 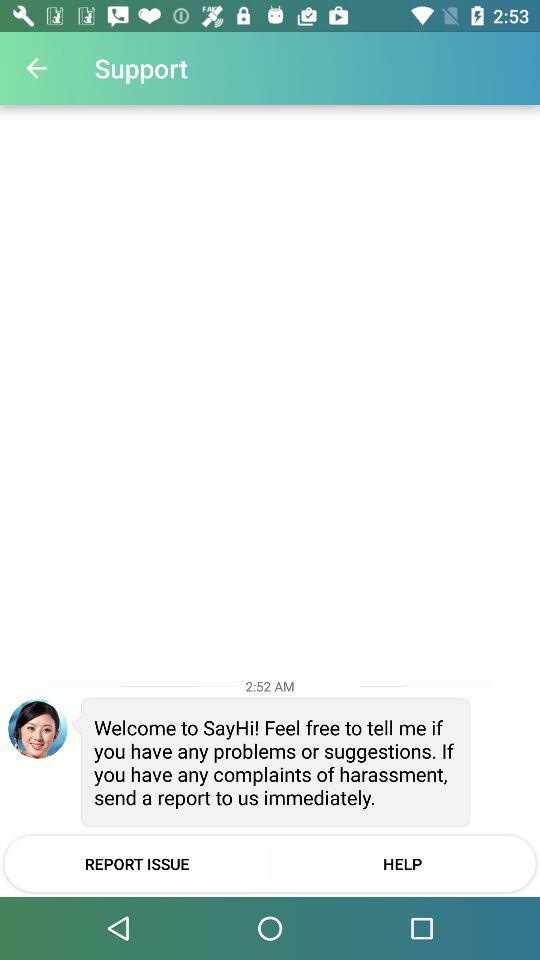 I want to click on help at the bottom right corner, so click(x=402, y=862).